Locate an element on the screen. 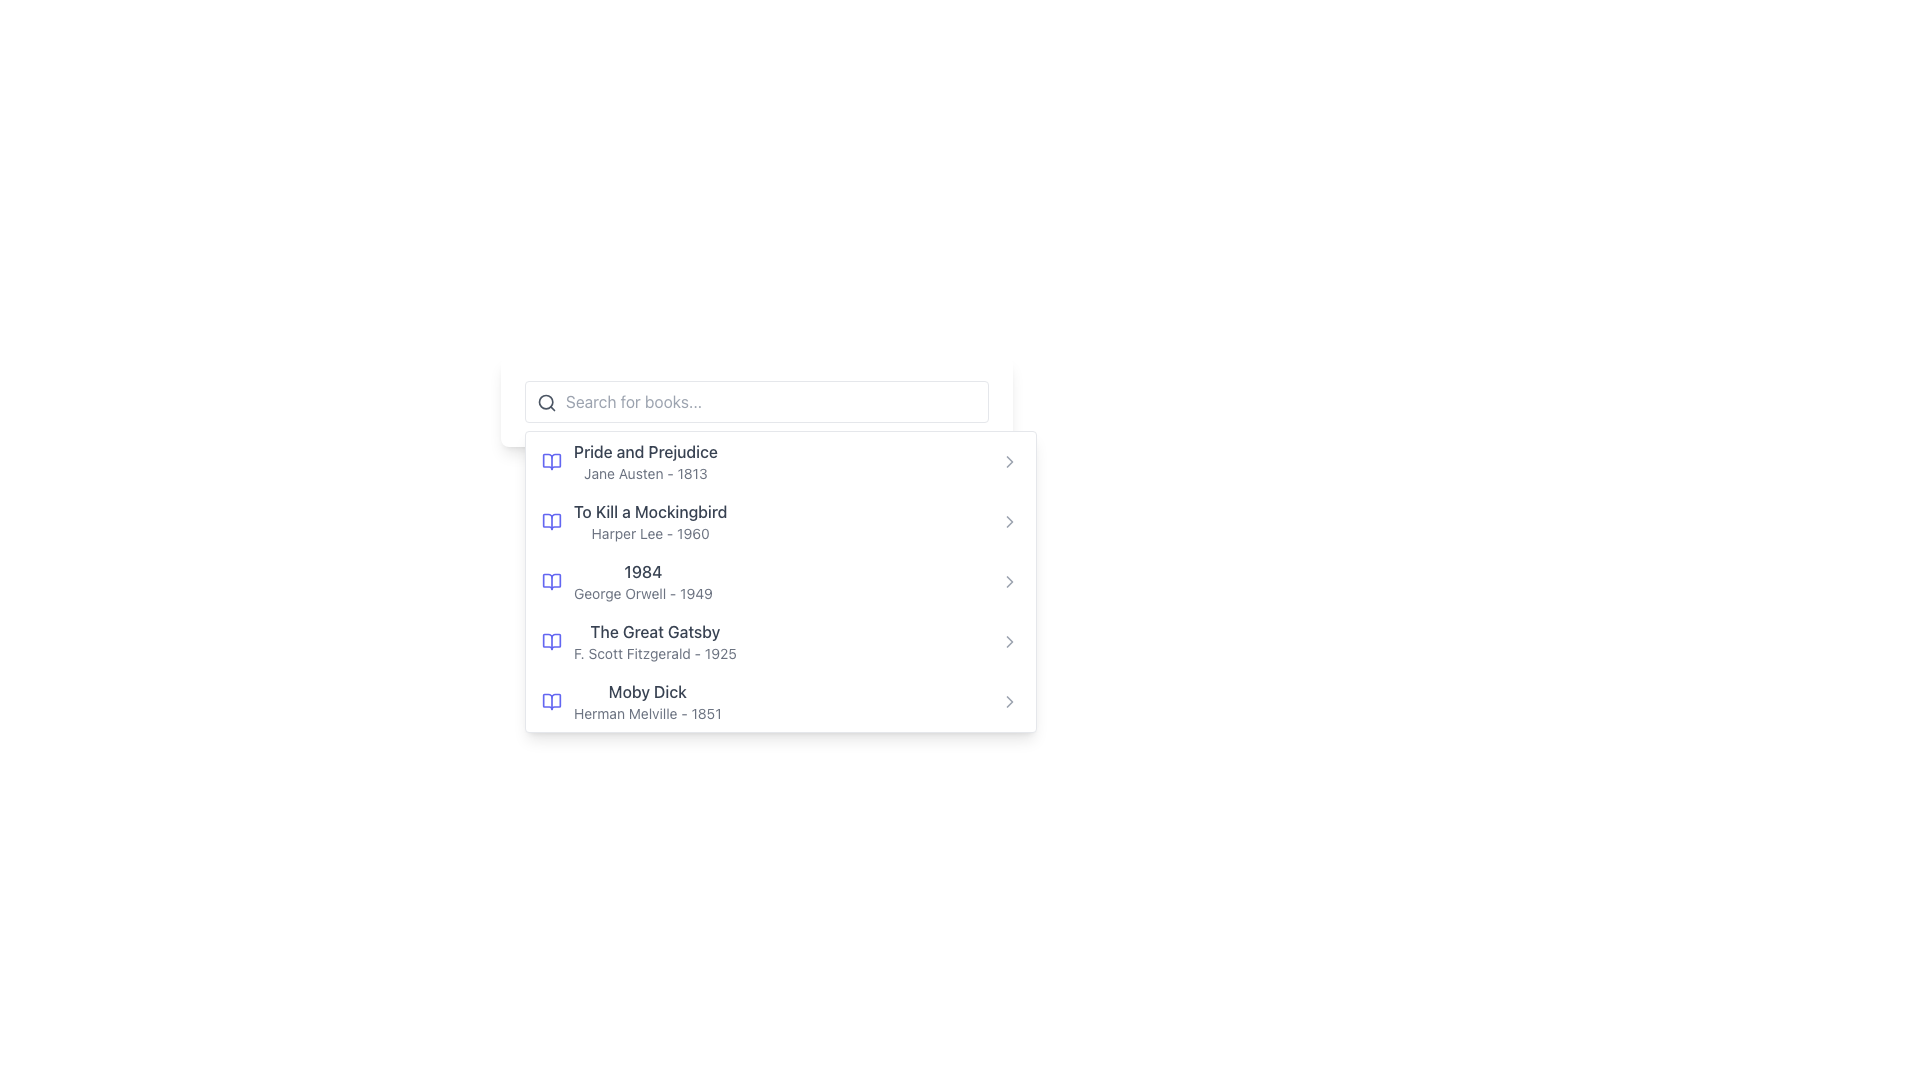 The width and height of the screenshot is (1920, 1080). the text block displaying 'To Kill a Mockingbird' is located at coordinates (650, 520).